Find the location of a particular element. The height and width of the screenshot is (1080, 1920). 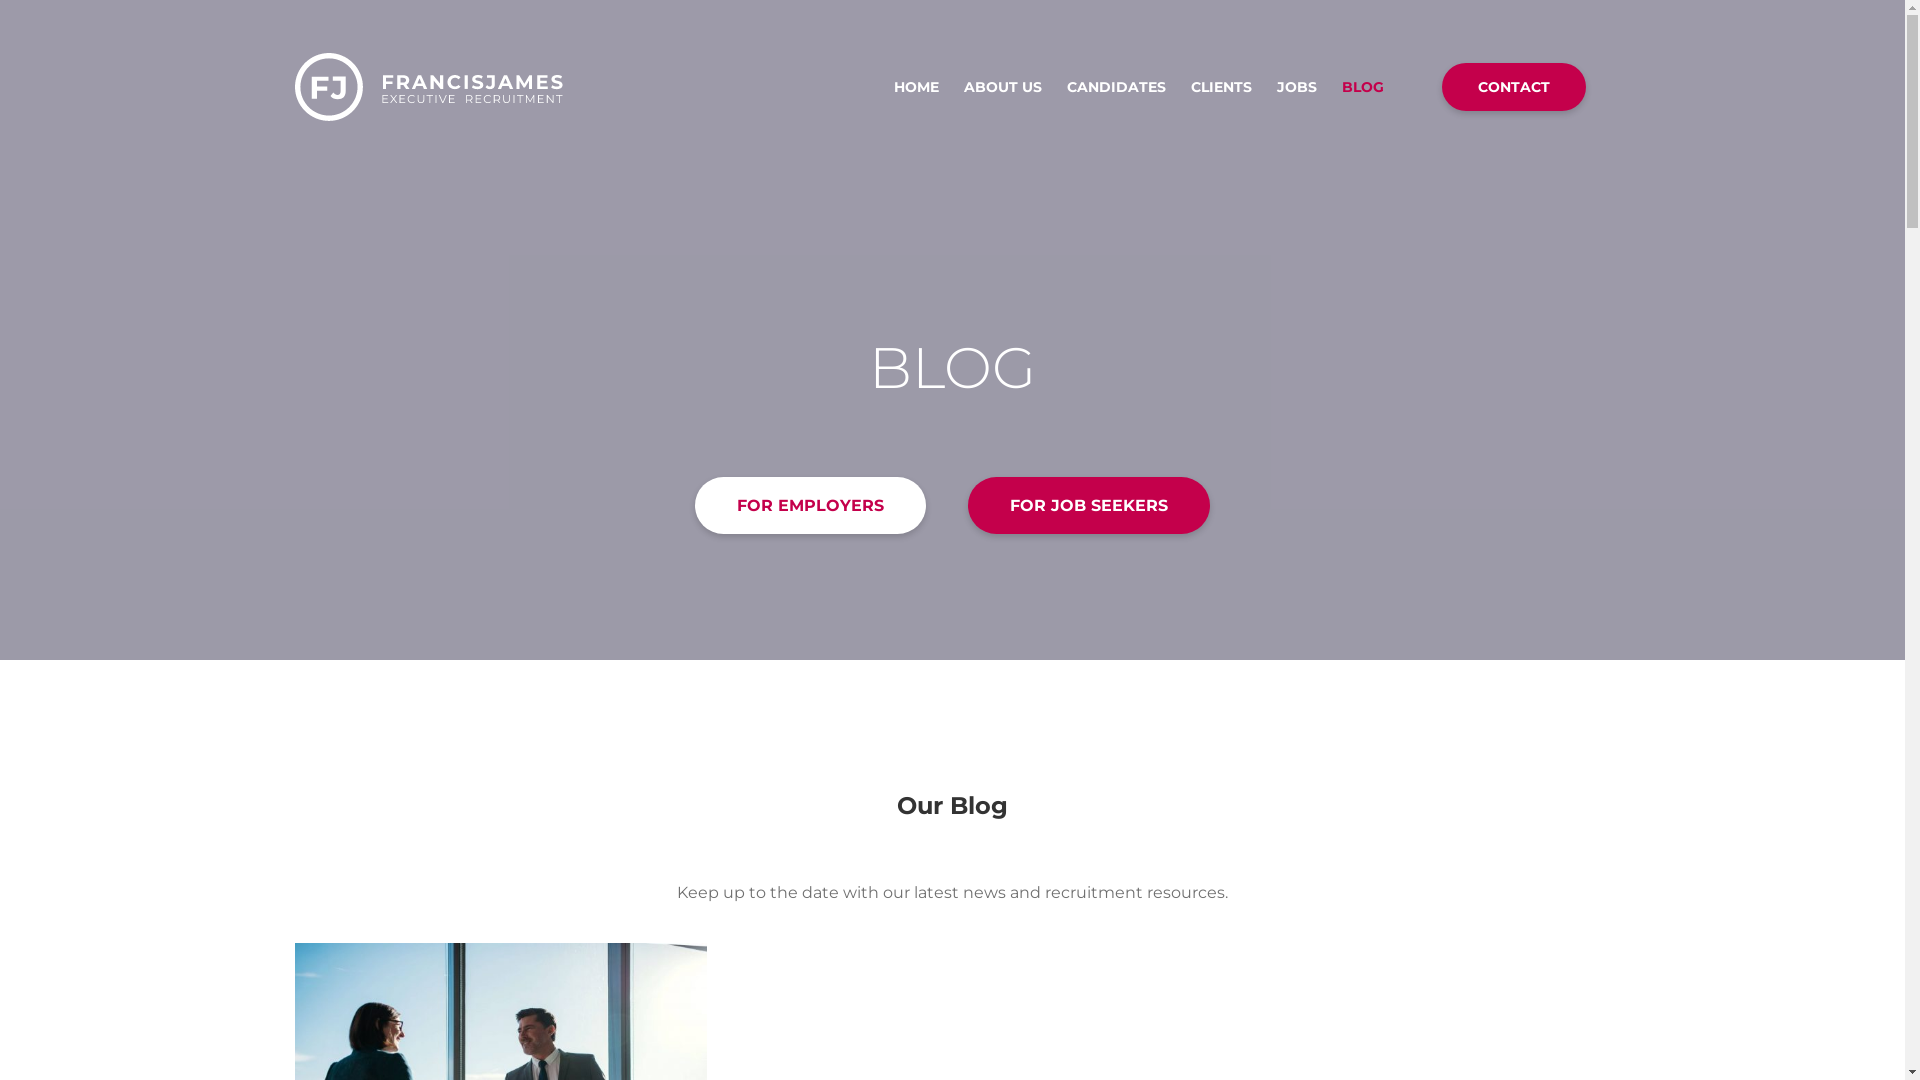

'JOBS' is located at coordinates (1296, 86).